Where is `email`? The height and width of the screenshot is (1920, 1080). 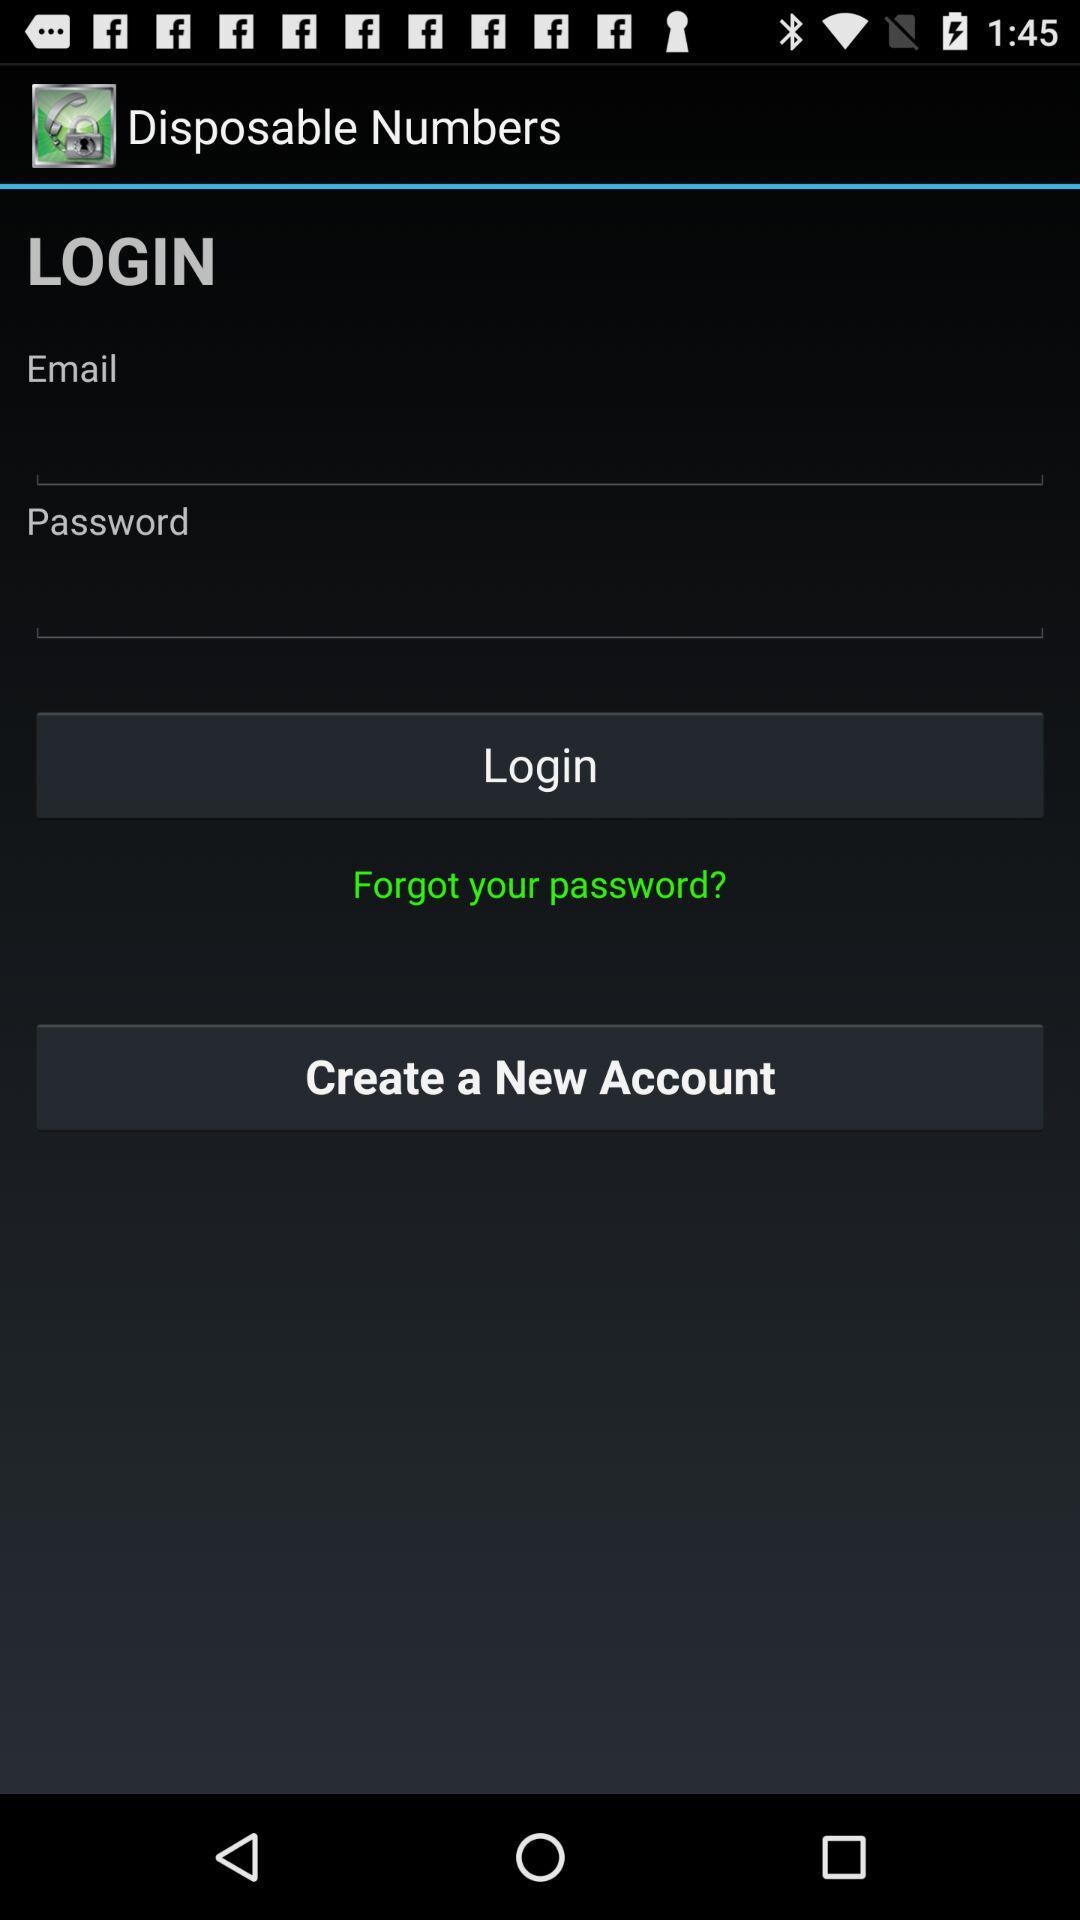
email is located at coordinates (540, 442).